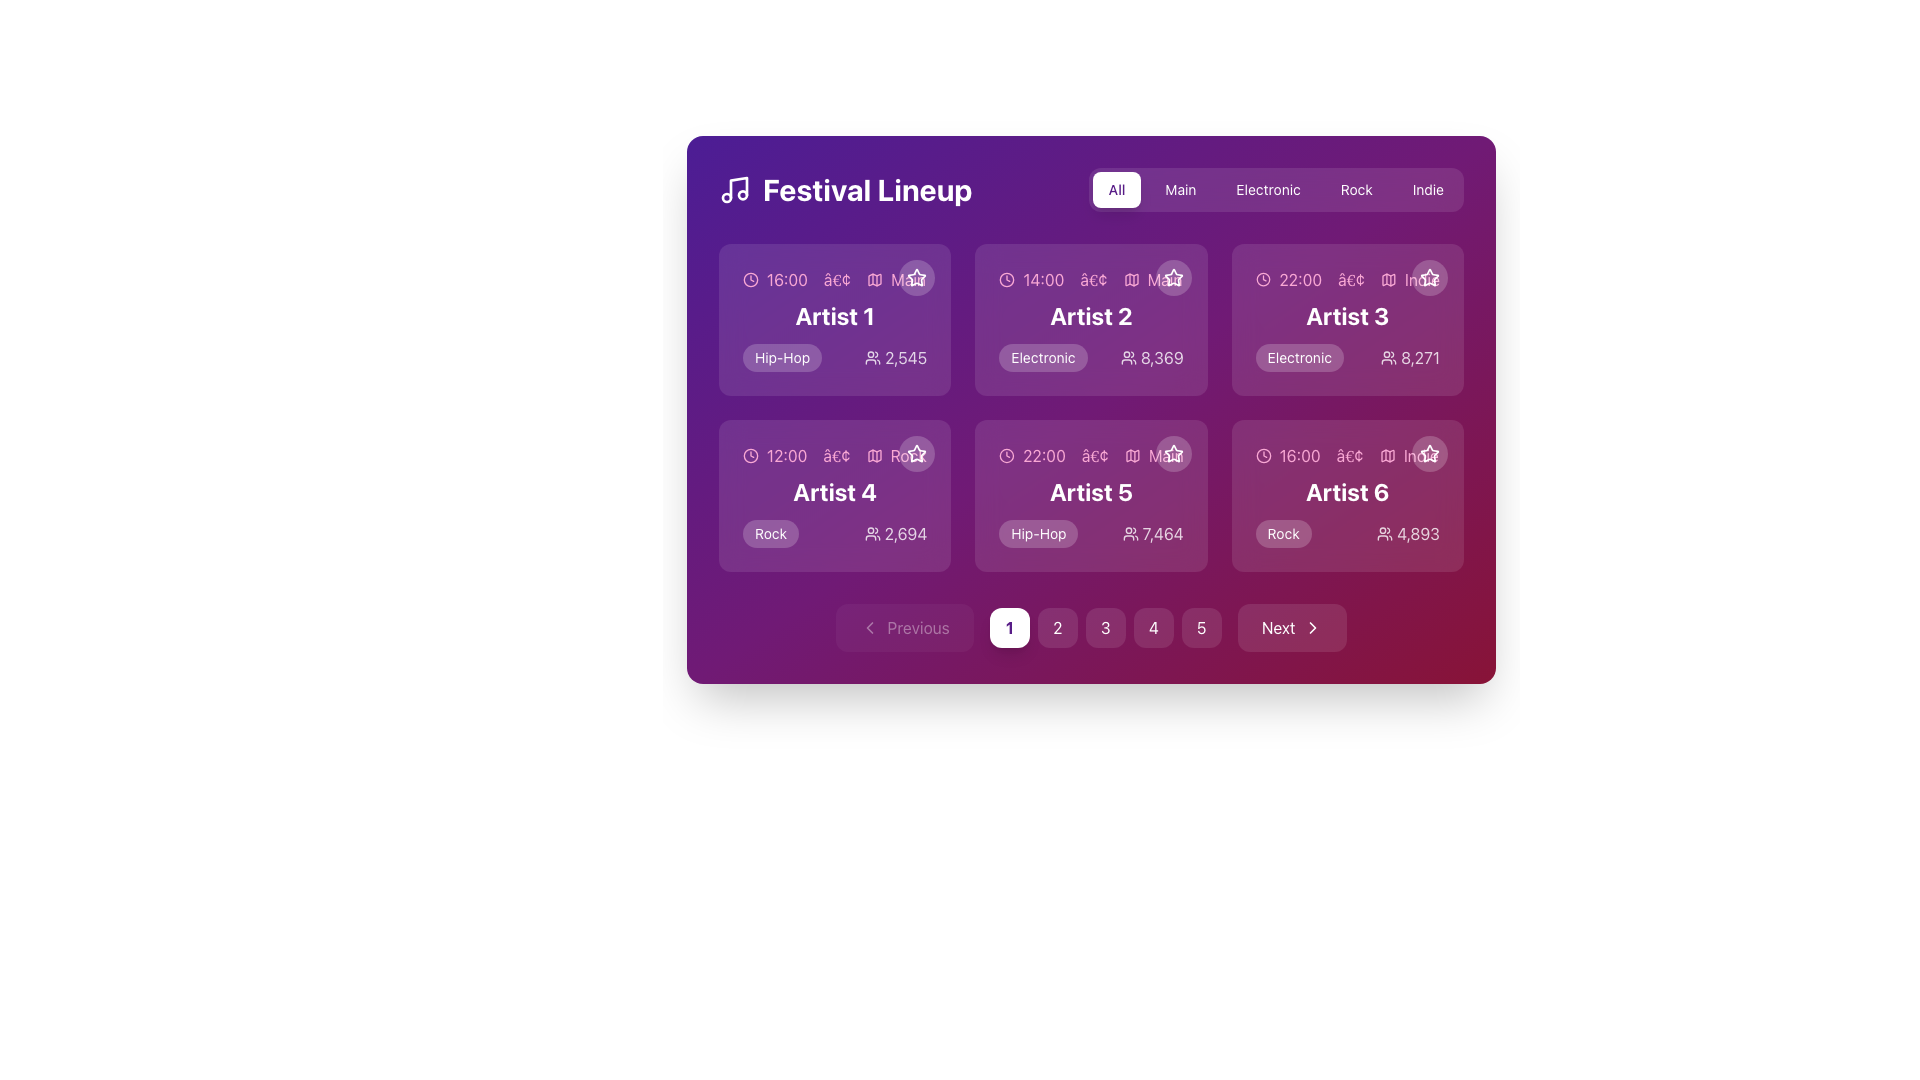  What do you see at coordinates (1347, 492) in the screenshot?
I see `the Text Label that identifies the performer in the sixth box of the grid layout within the 'Festival Lineup' section, located in the third column of the second row, beneath '16:00 • Indie' and above 'Rock' and '4,893'` at bounding box center [1347, 492].